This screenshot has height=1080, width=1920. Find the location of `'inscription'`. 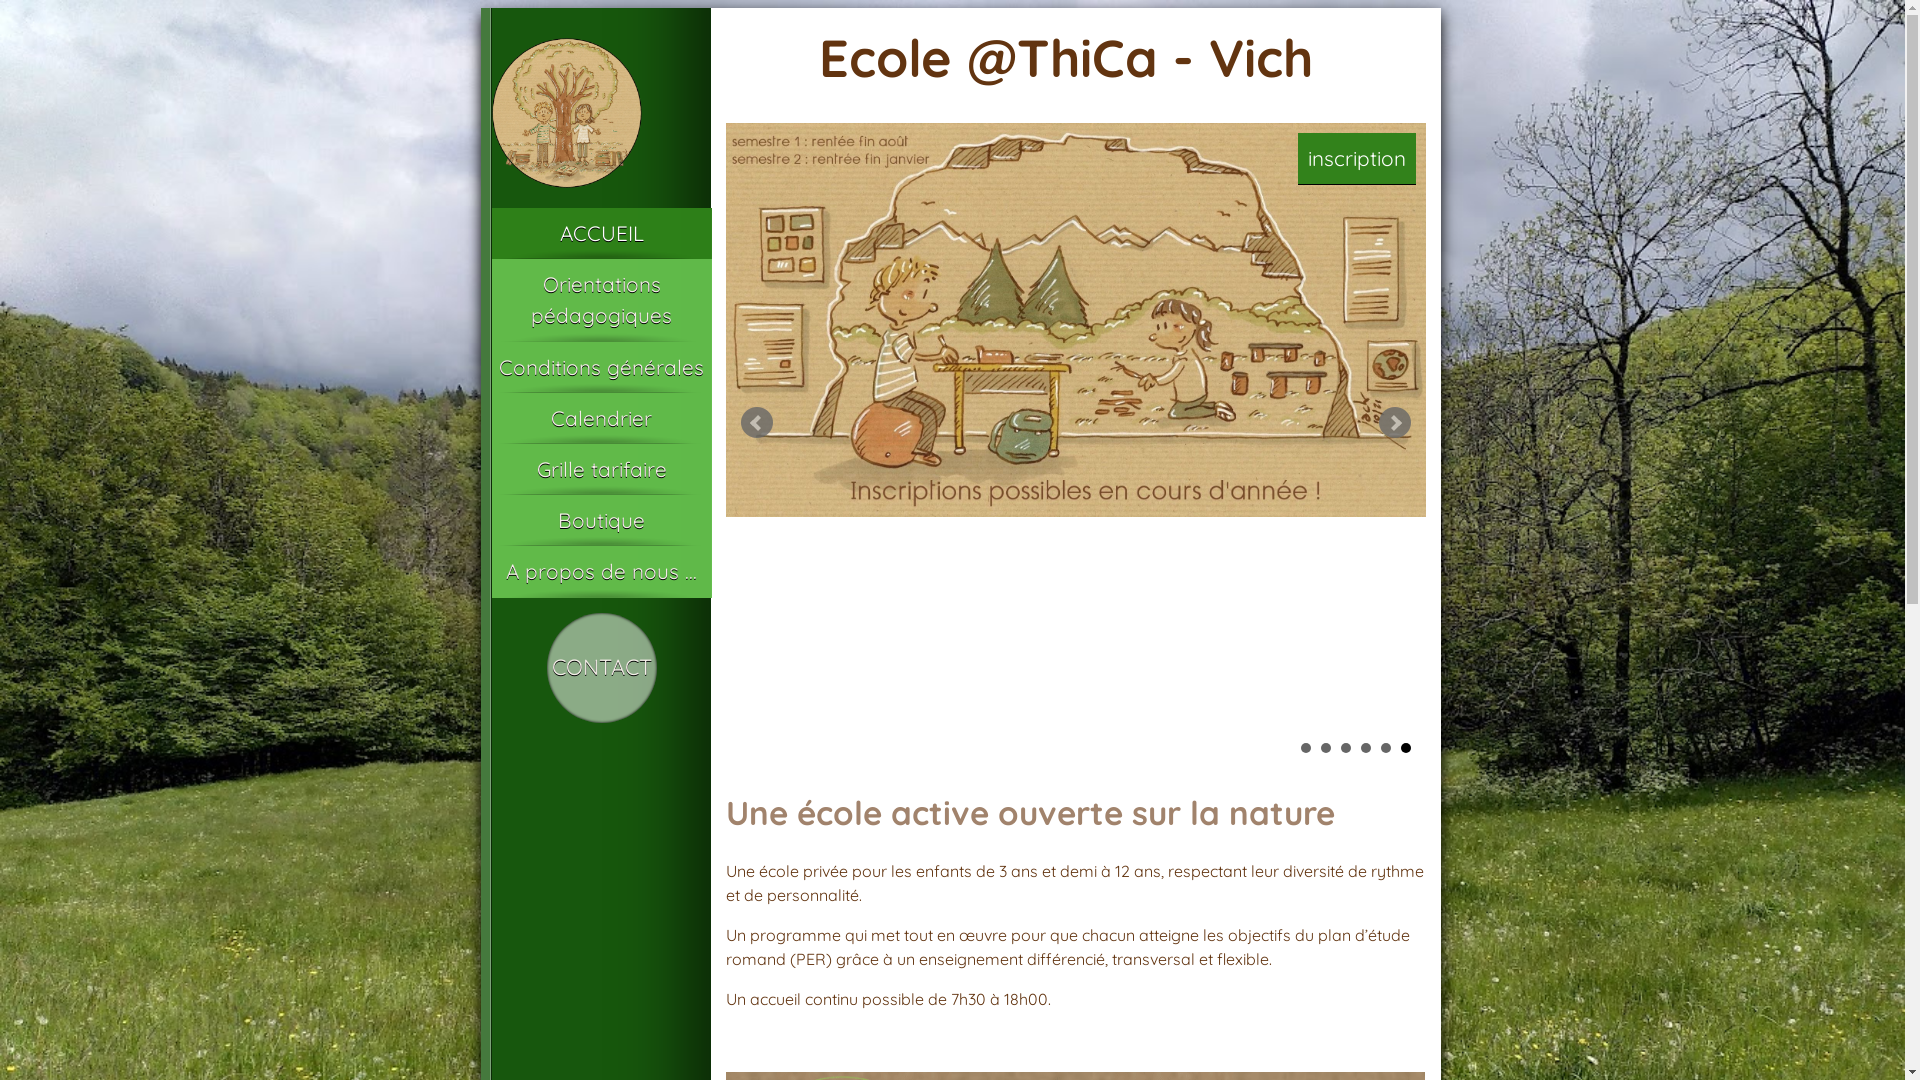

'inscription' is located at coordinates (1357, 157).